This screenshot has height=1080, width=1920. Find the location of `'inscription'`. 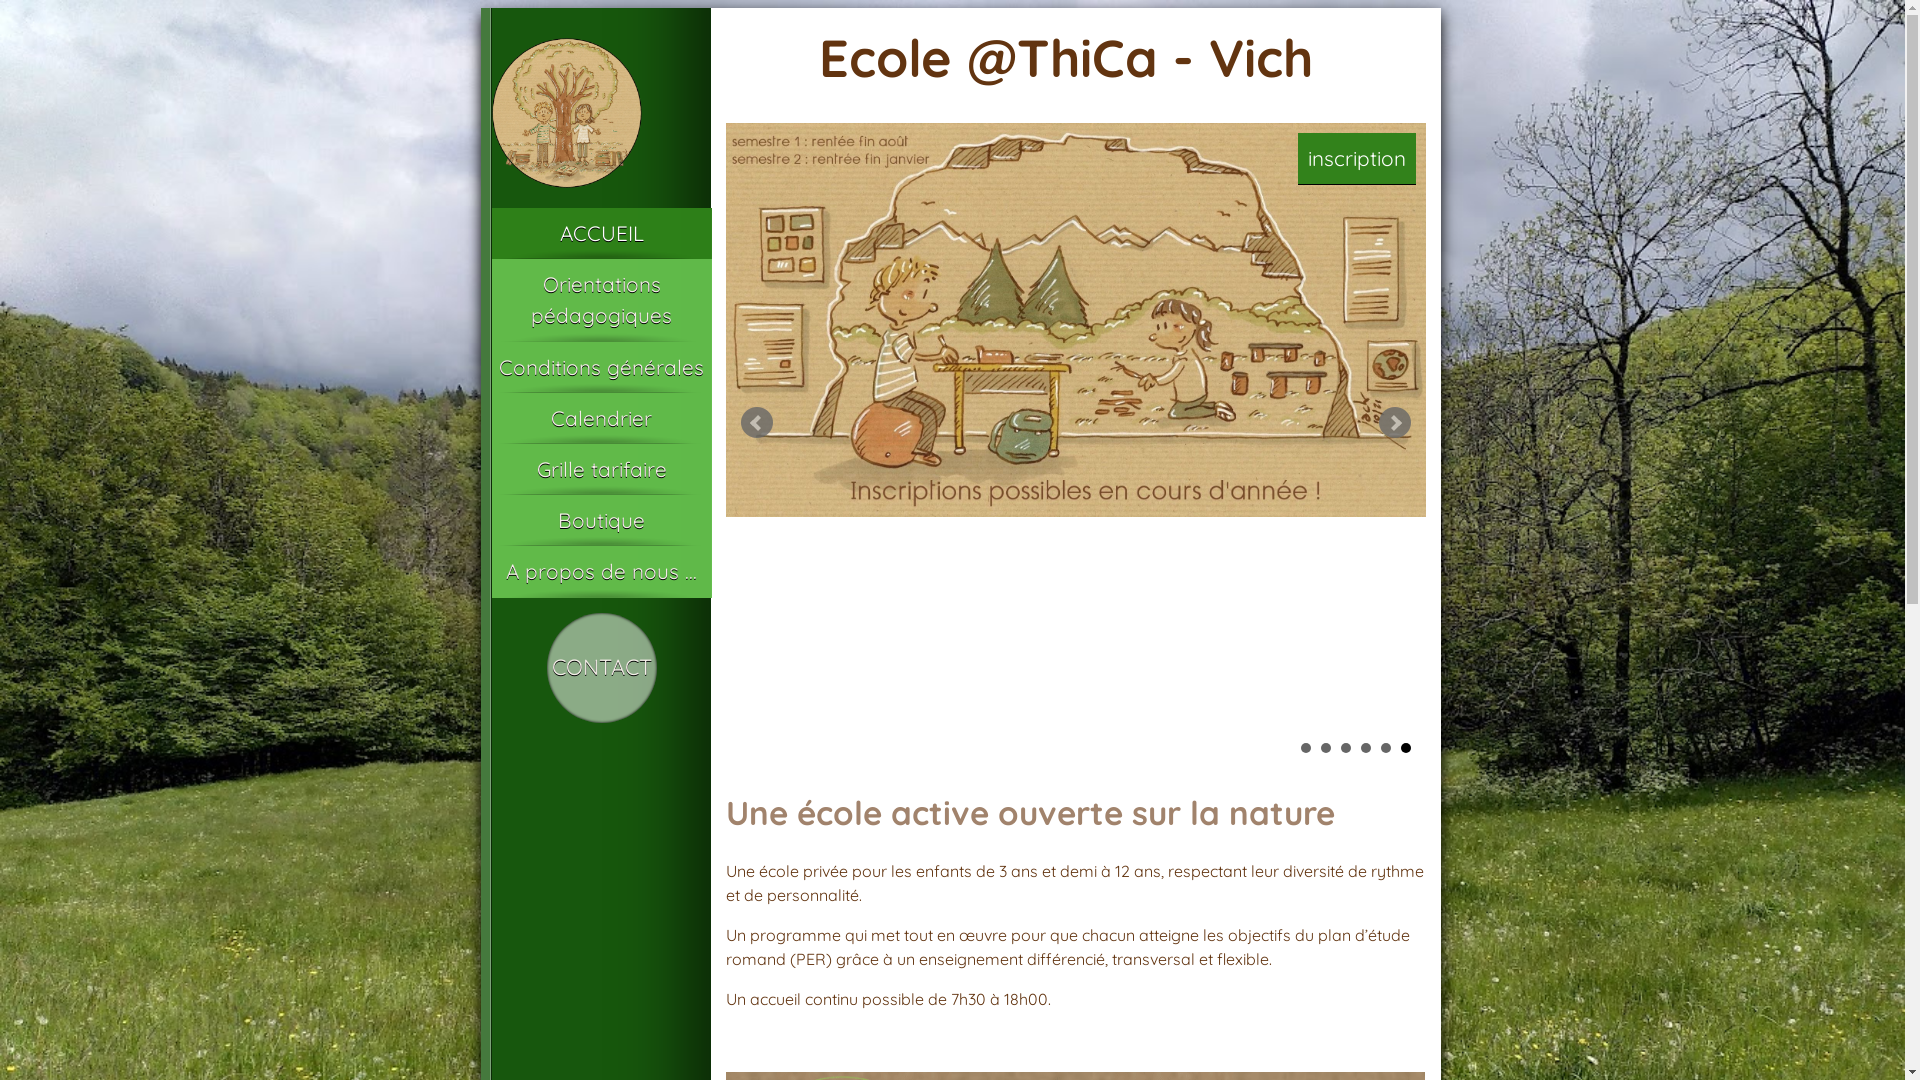

'inscription' is located at coordinates (1357, 157).